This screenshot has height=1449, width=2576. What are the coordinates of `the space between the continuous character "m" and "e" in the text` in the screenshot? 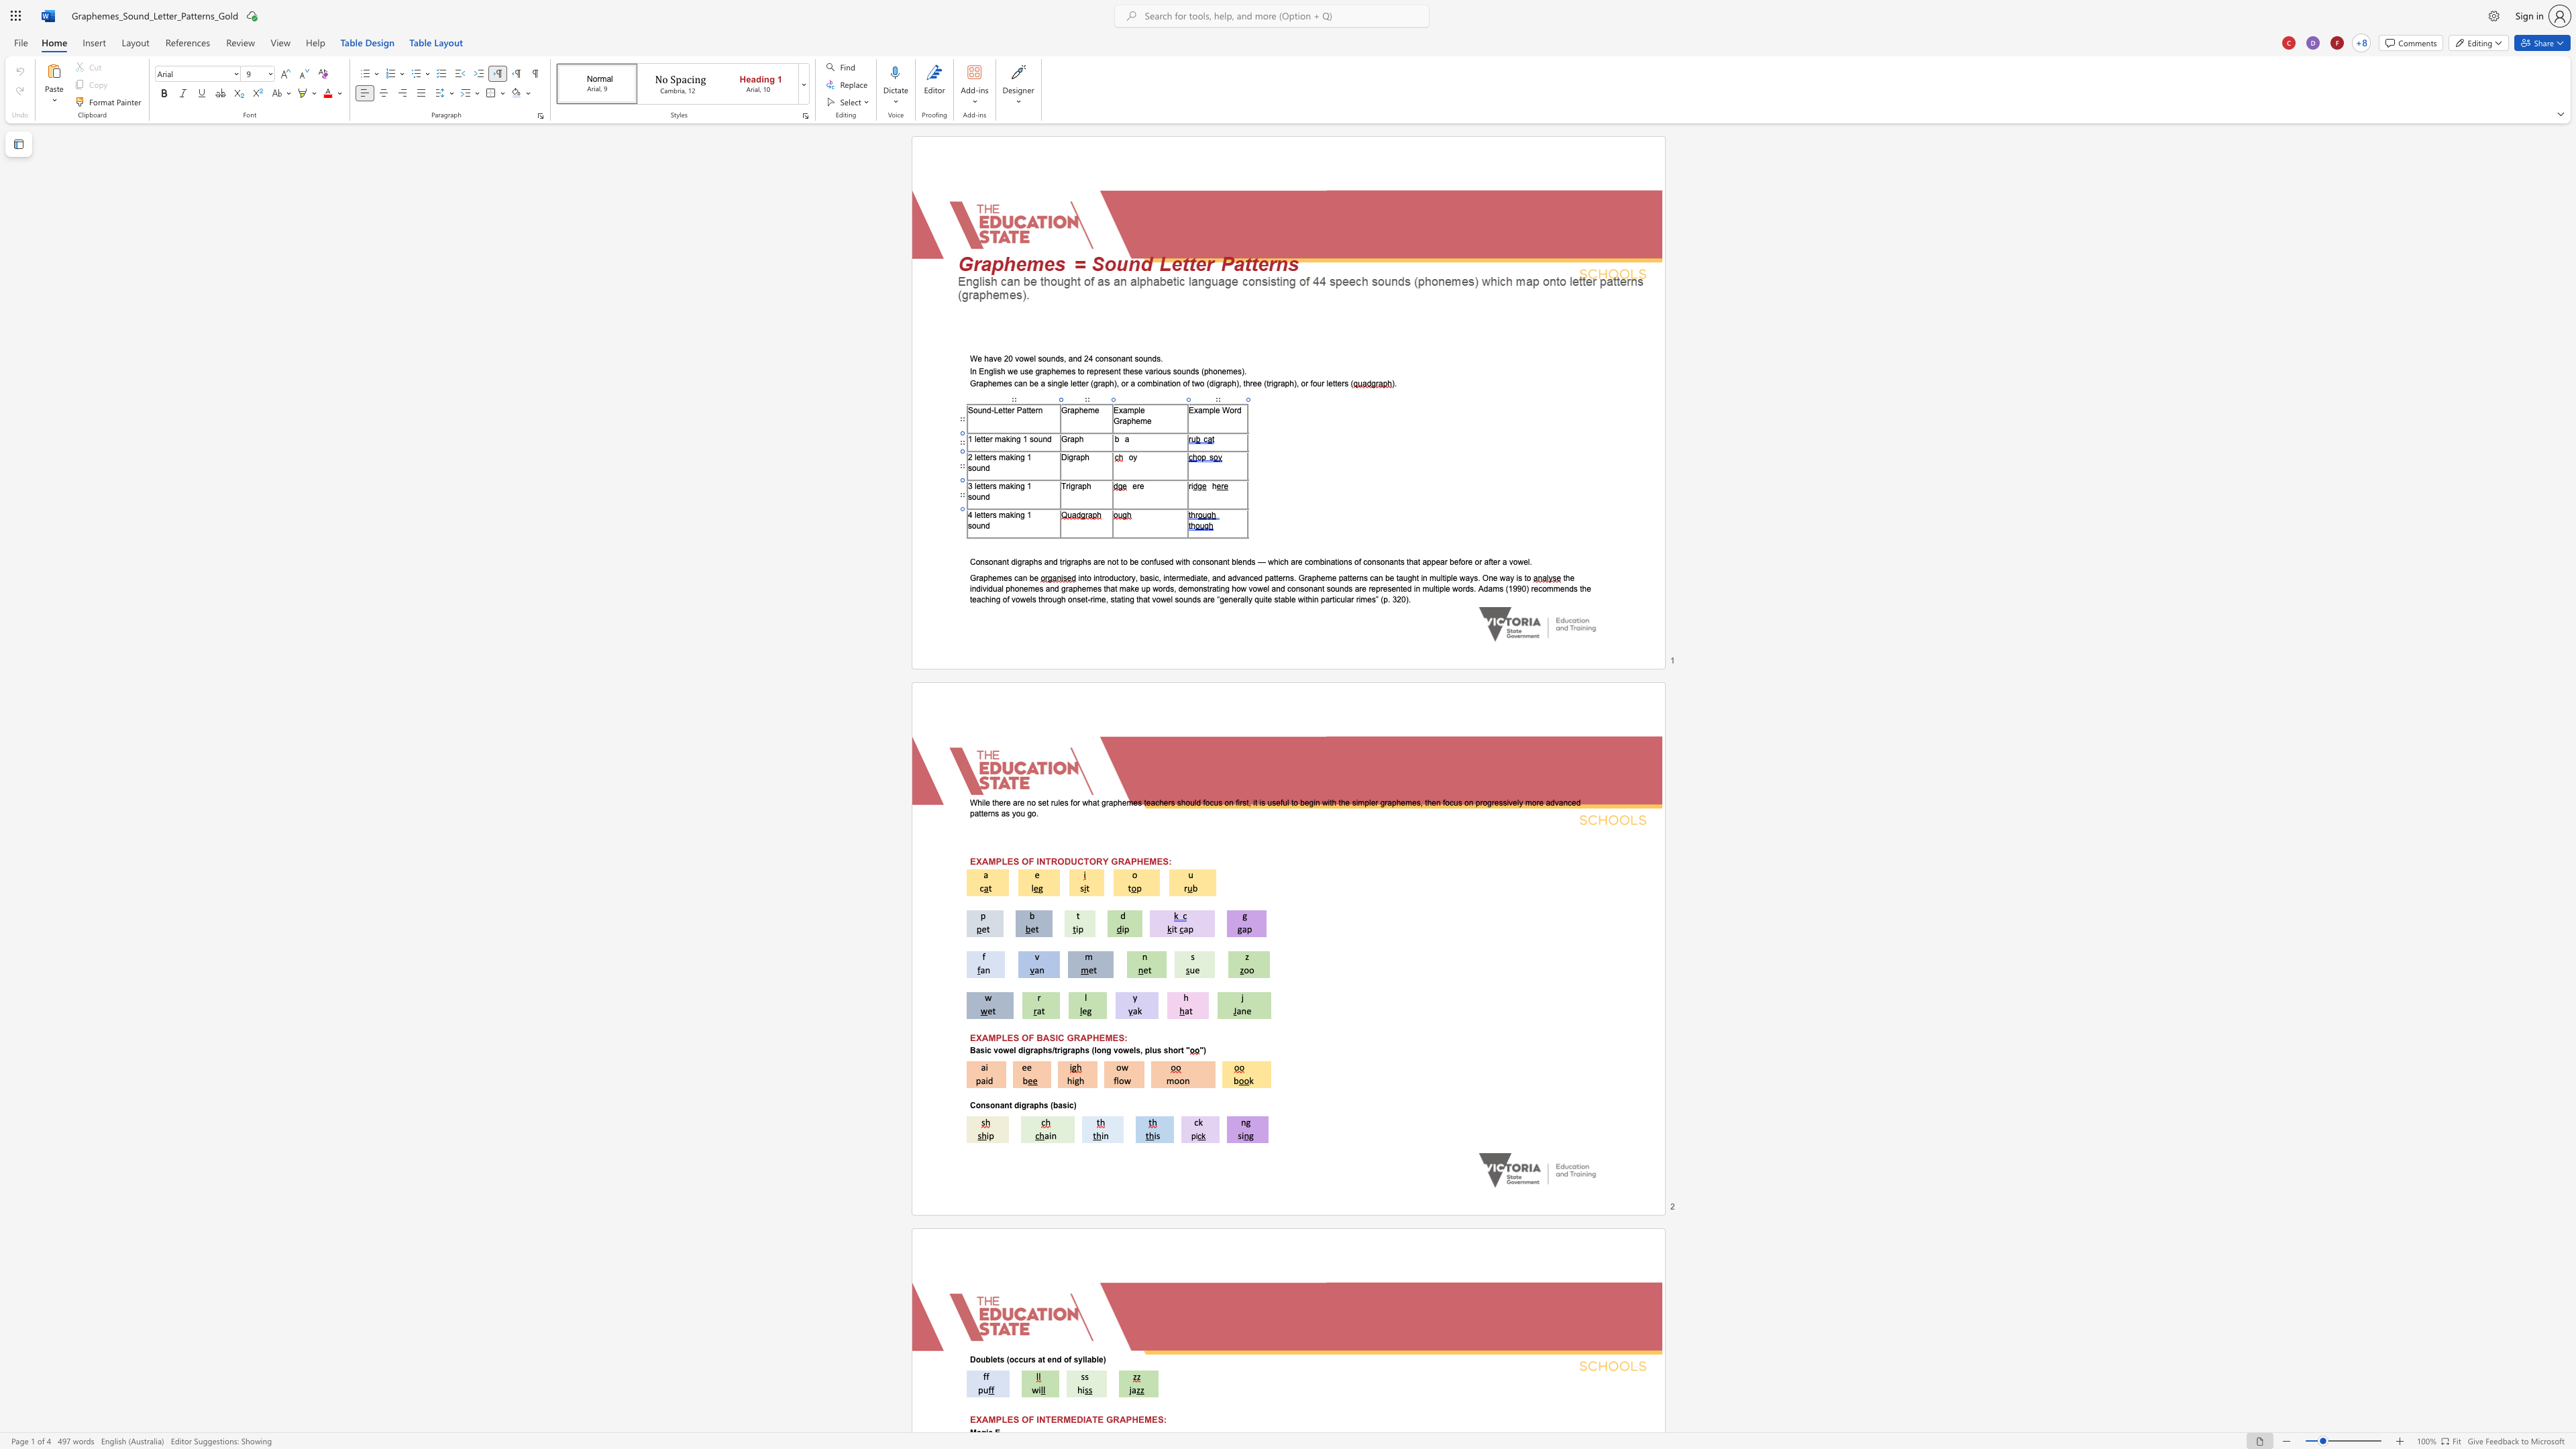 It's located at (1003, 578).